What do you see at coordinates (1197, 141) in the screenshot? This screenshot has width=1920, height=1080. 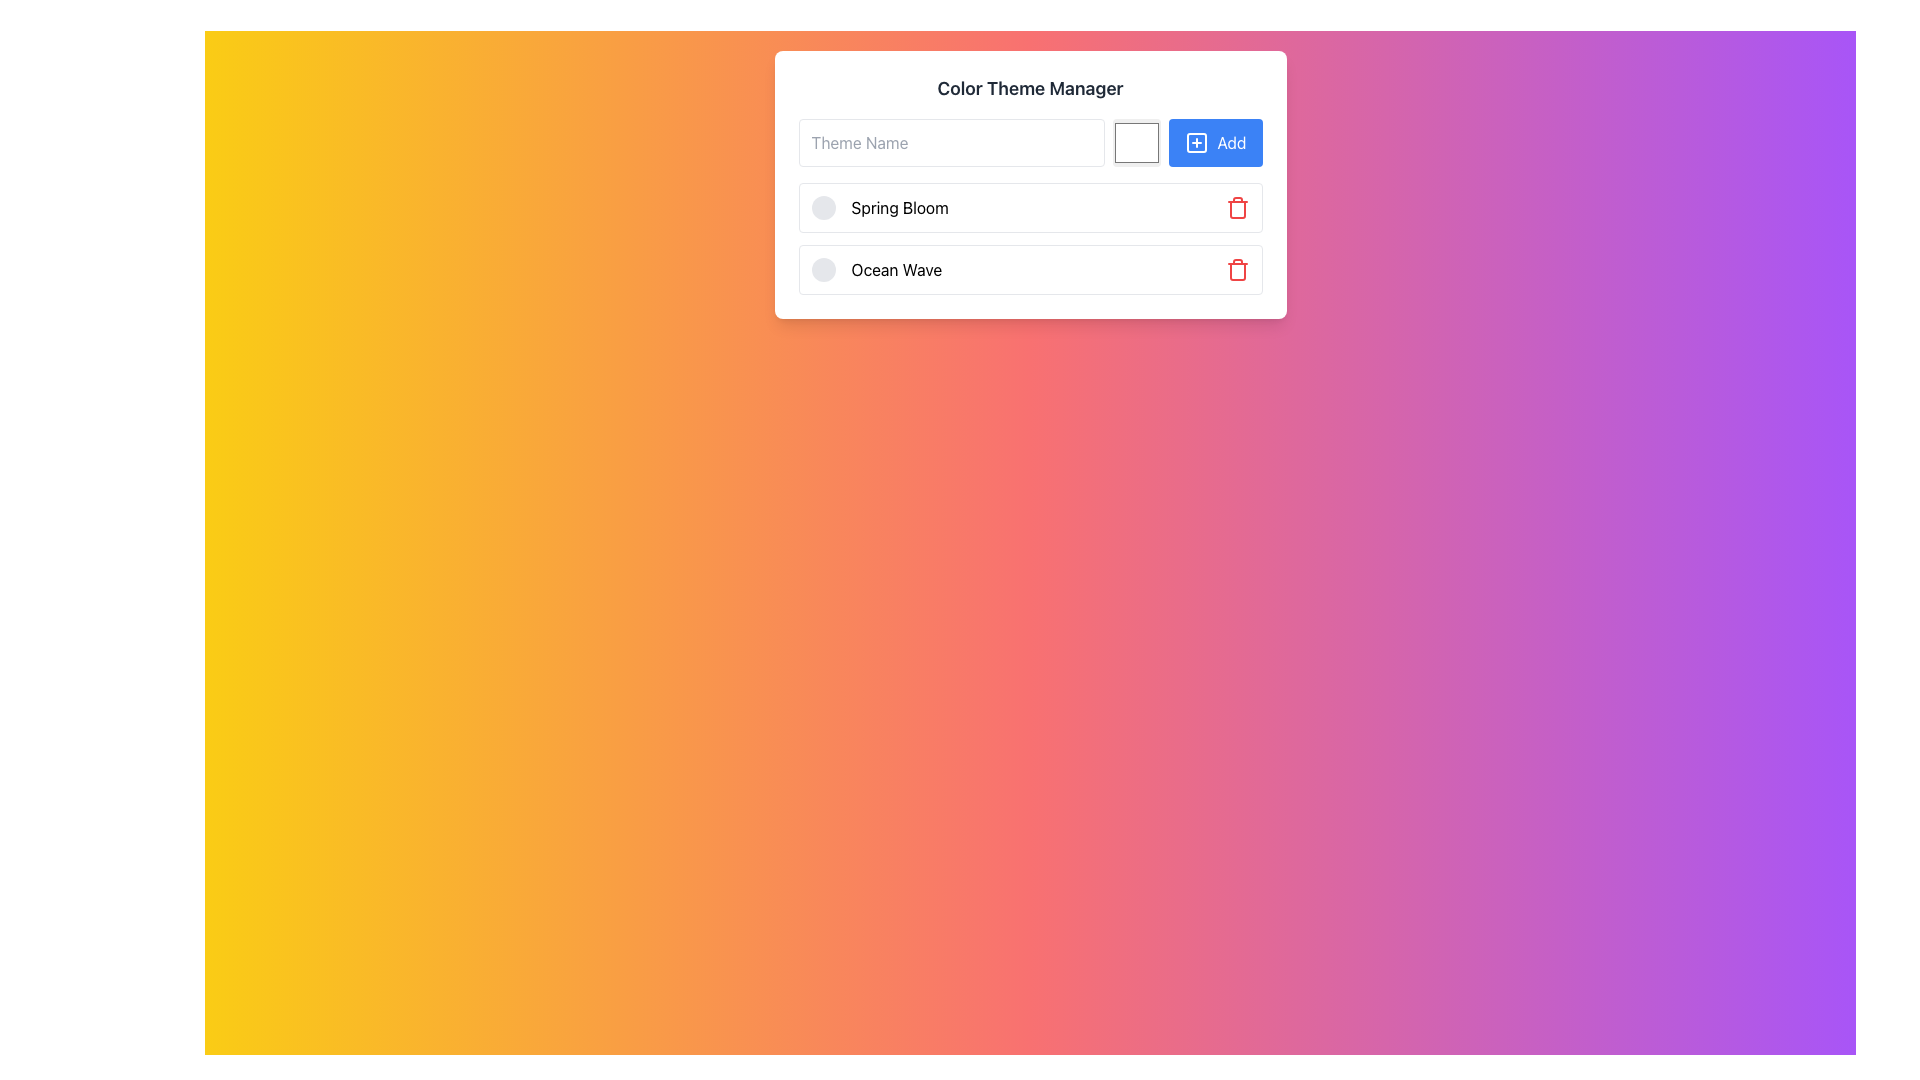 I see `the small rectangular icon with rounded corners inside the blue 'Add' button` at bounding box center [1197, 141].